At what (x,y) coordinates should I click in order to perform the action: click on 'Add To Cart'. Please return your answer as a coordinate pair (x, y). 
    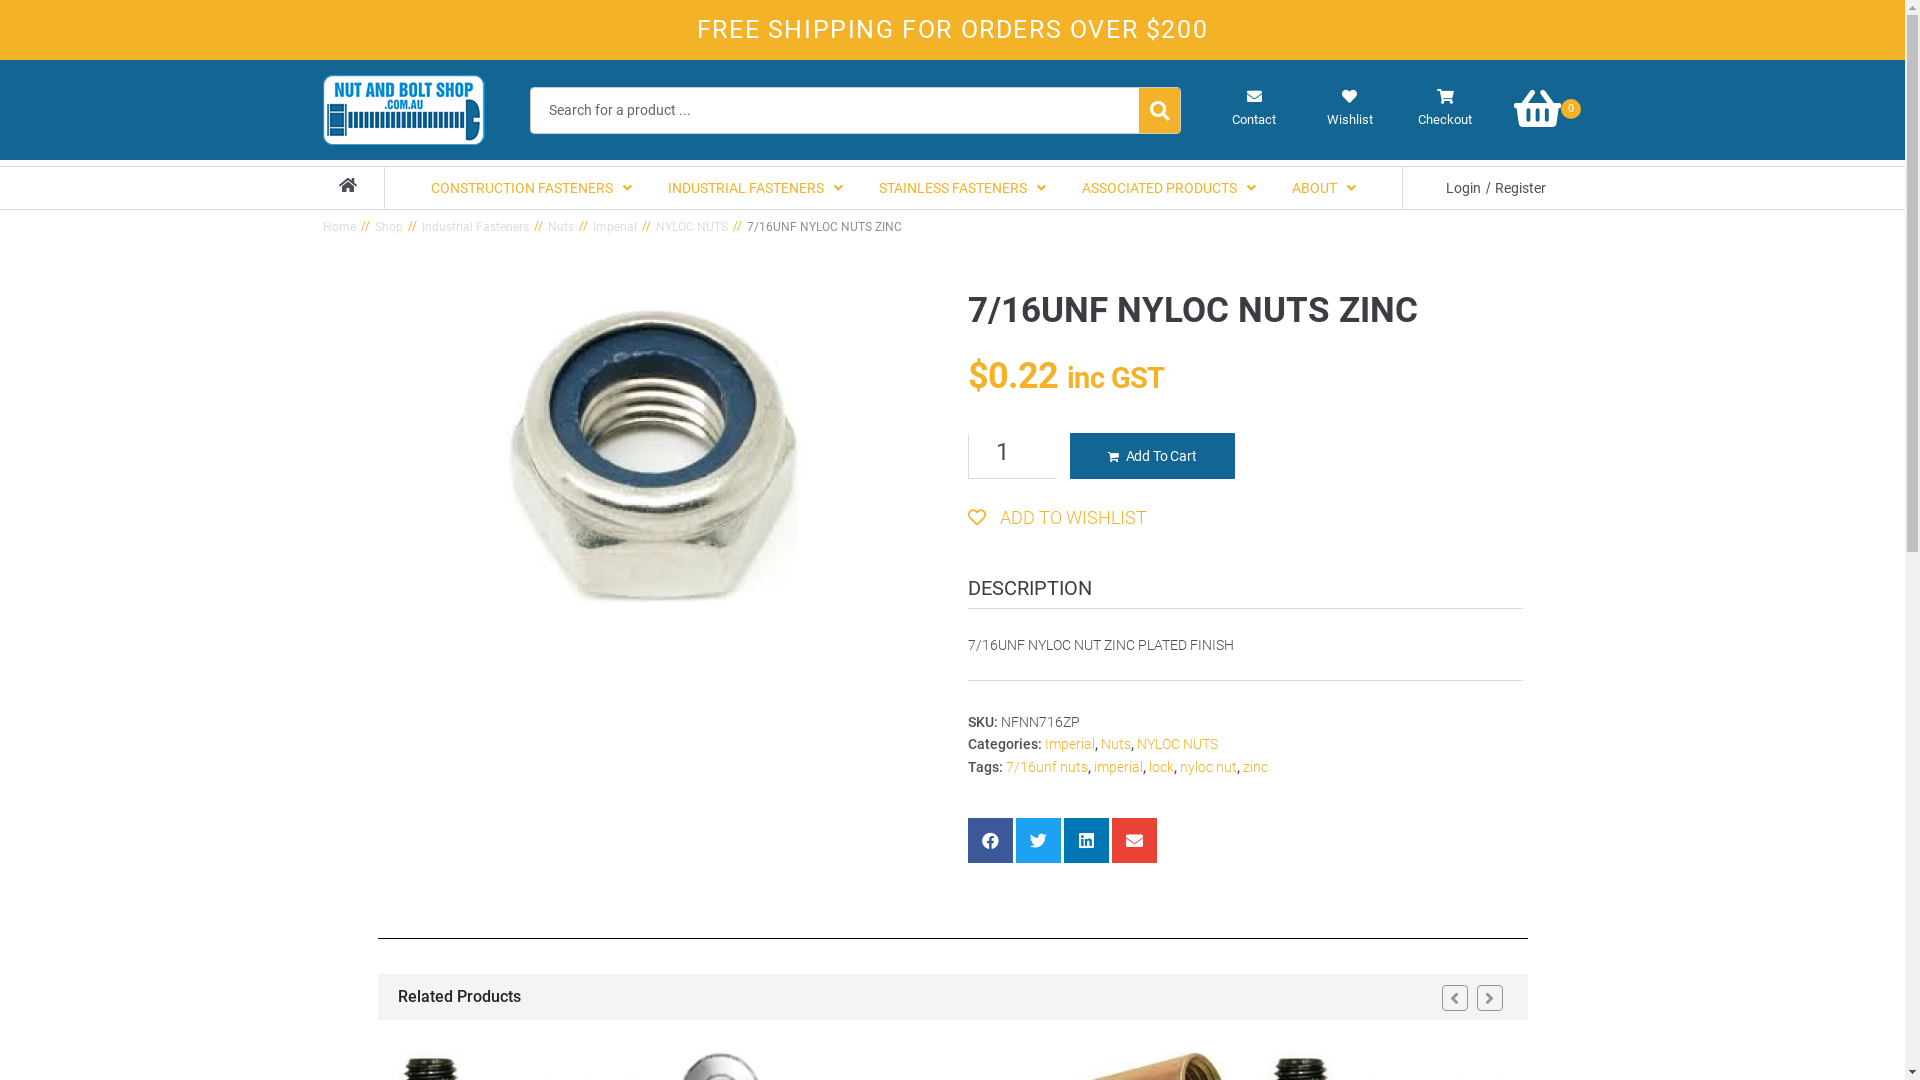
    Looking at the image, I should click on (1152, 455).